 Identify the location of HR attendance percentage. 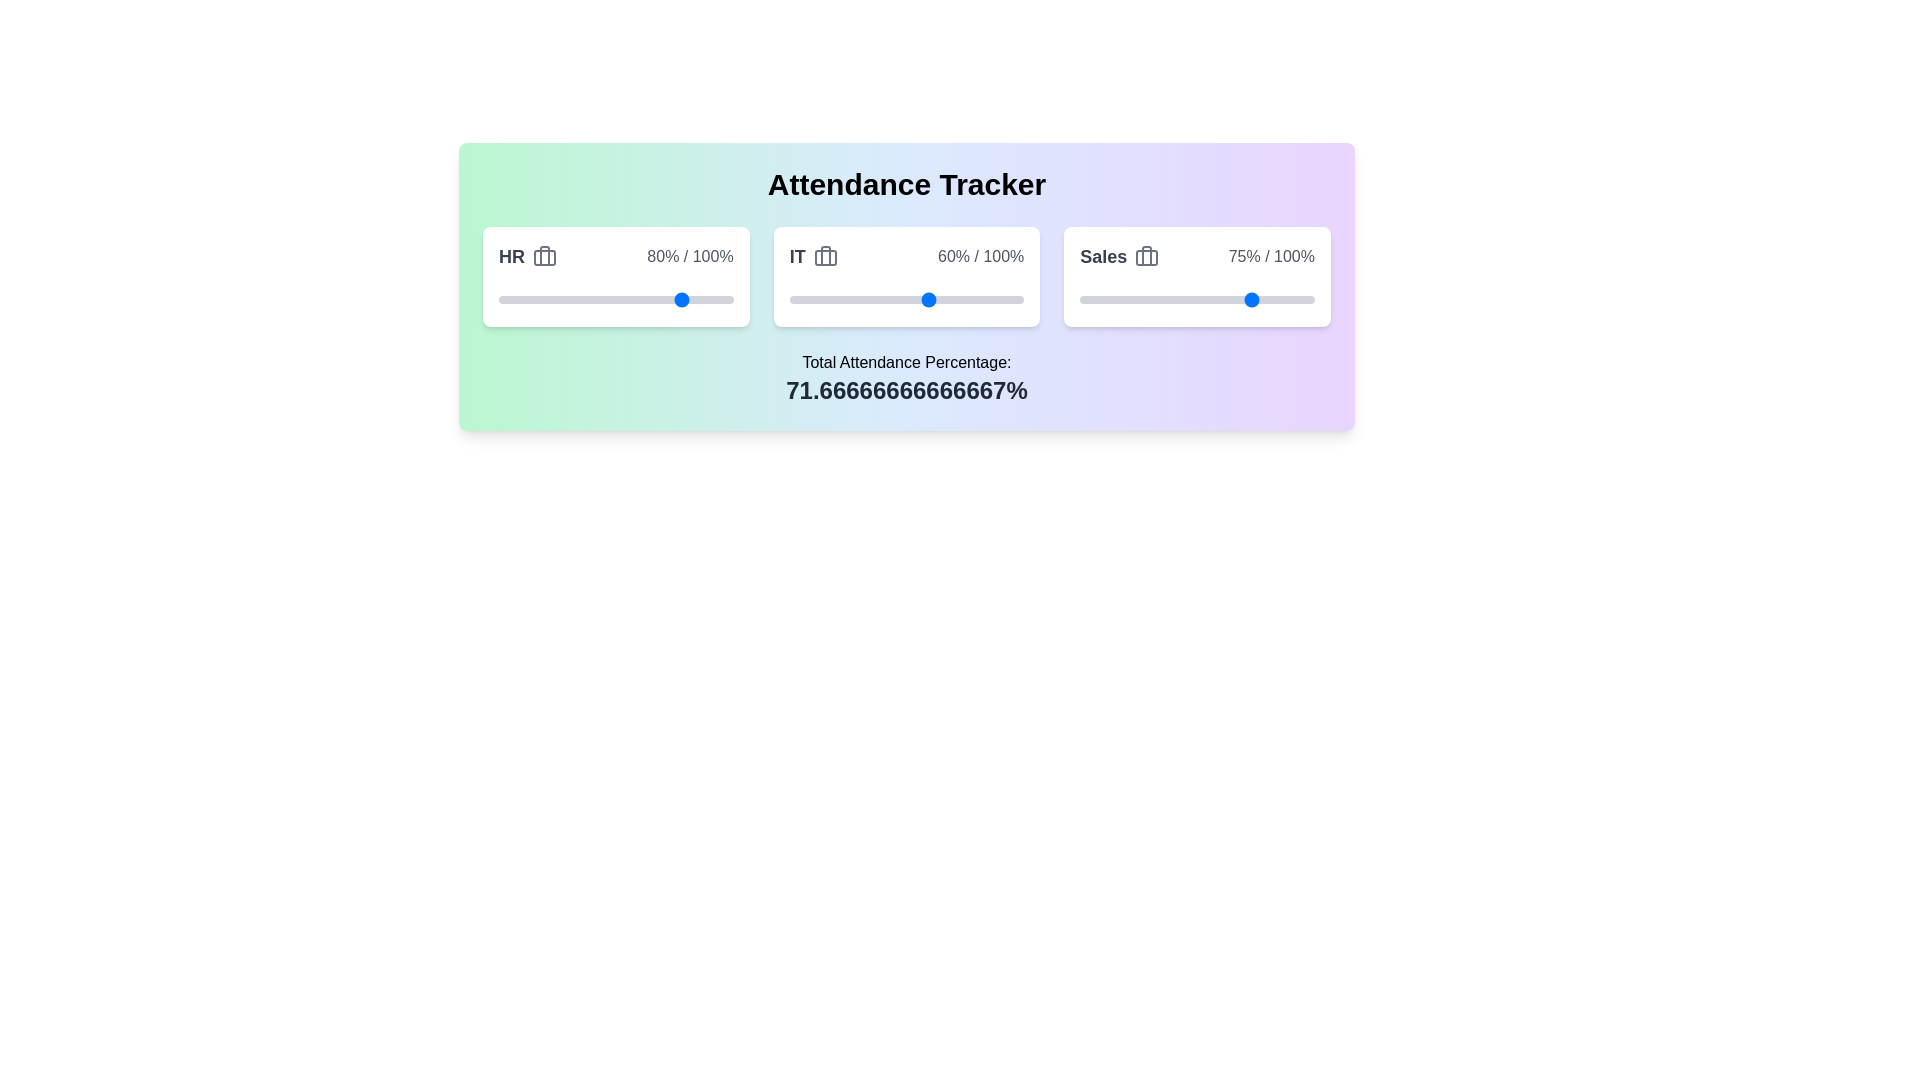
(598, 300).